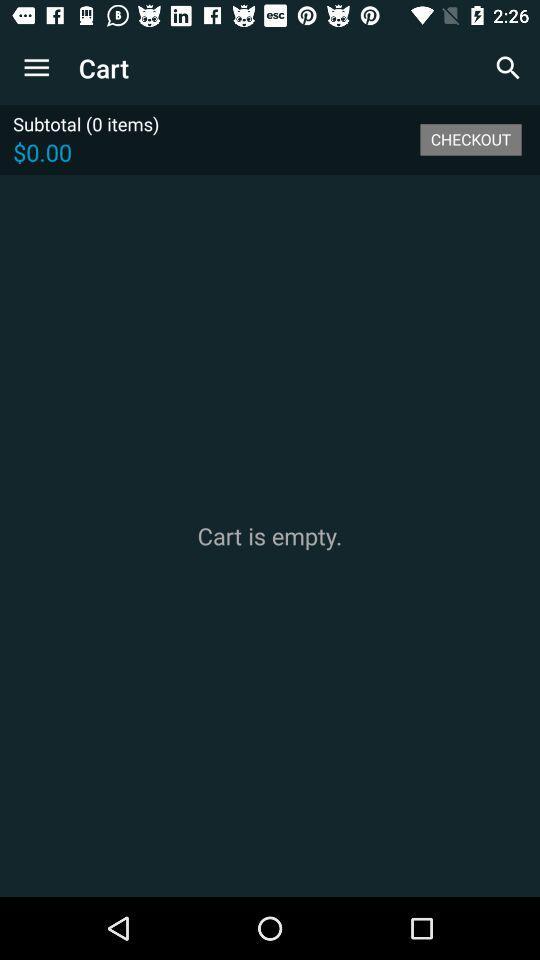 This screenshot has width=540, height=960. What do you see at coordinates (508, 68) in the screenshot?
I see `the icon above the checkout` at bounding box center [508, 68].